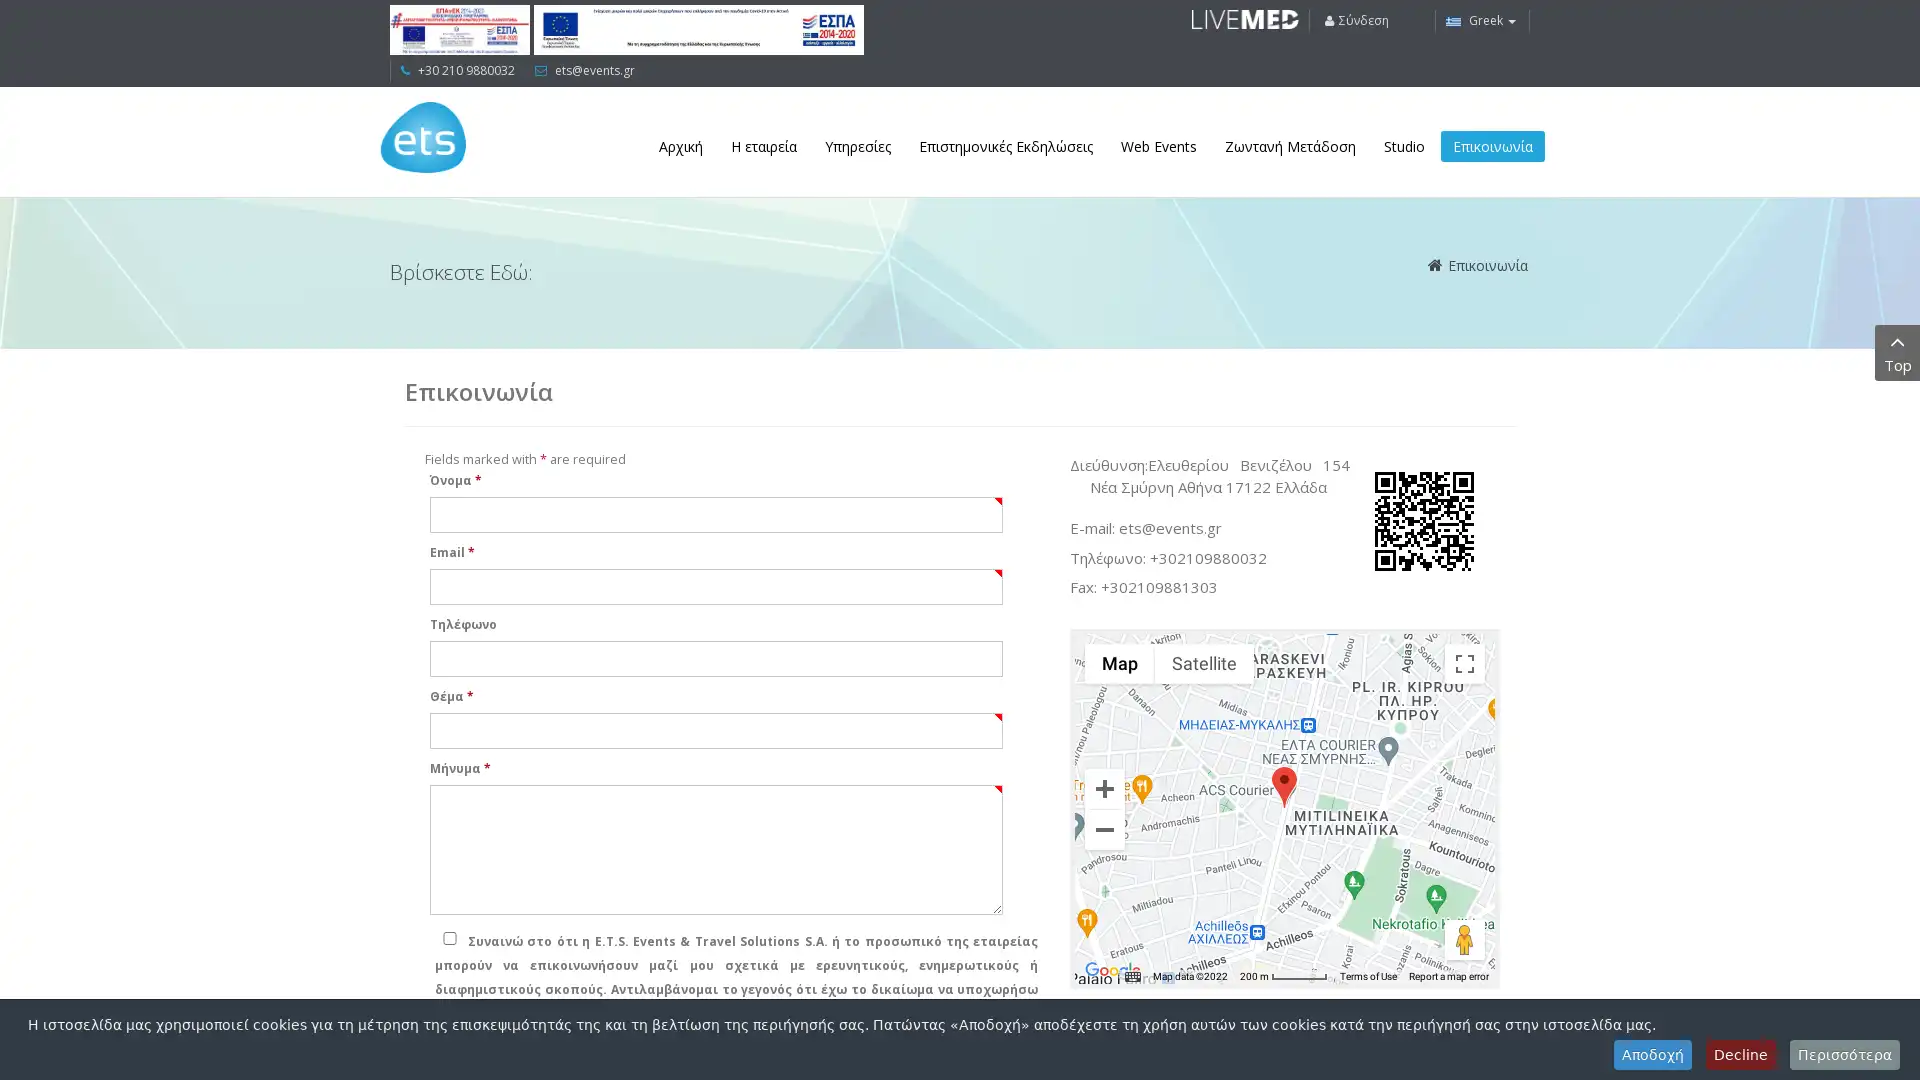  Describe the element at coordinates (1103, 829) in the screenshot. I see `Zoom out` at that location.